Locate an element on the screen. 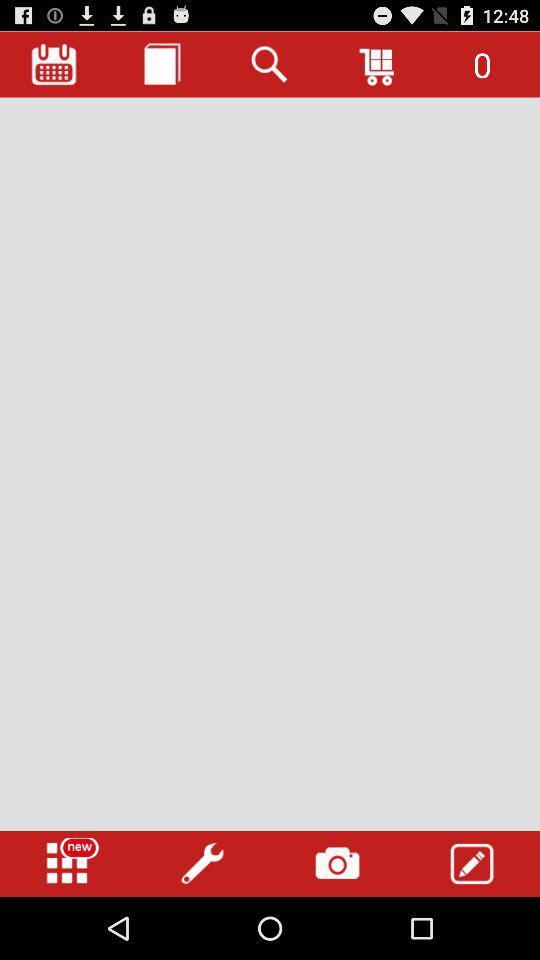 This screenshot has height=960, width=540. item at the center is located at coordinates (270, 464).